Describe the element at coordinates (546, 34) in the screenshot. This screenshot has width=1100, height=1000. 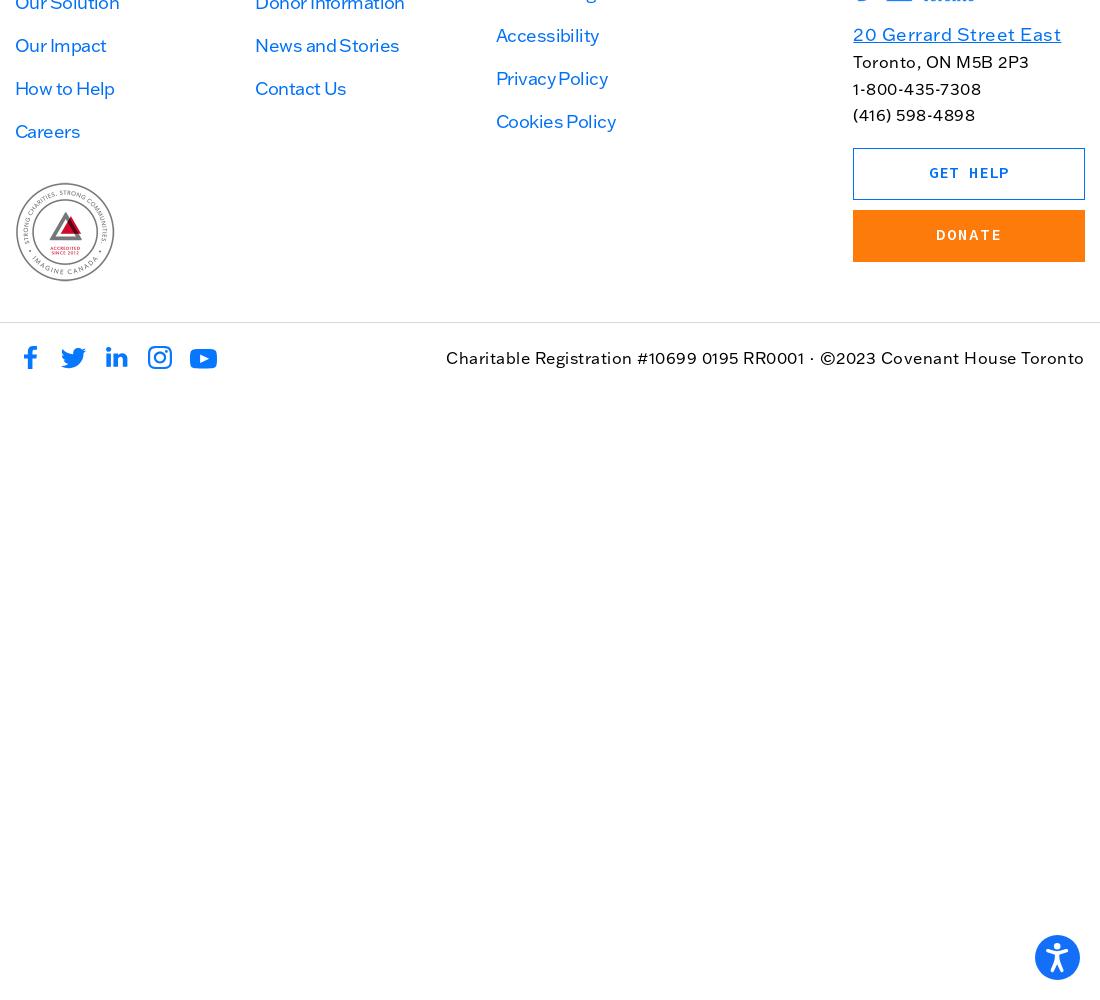
I see `'Accessibility'` at that location.